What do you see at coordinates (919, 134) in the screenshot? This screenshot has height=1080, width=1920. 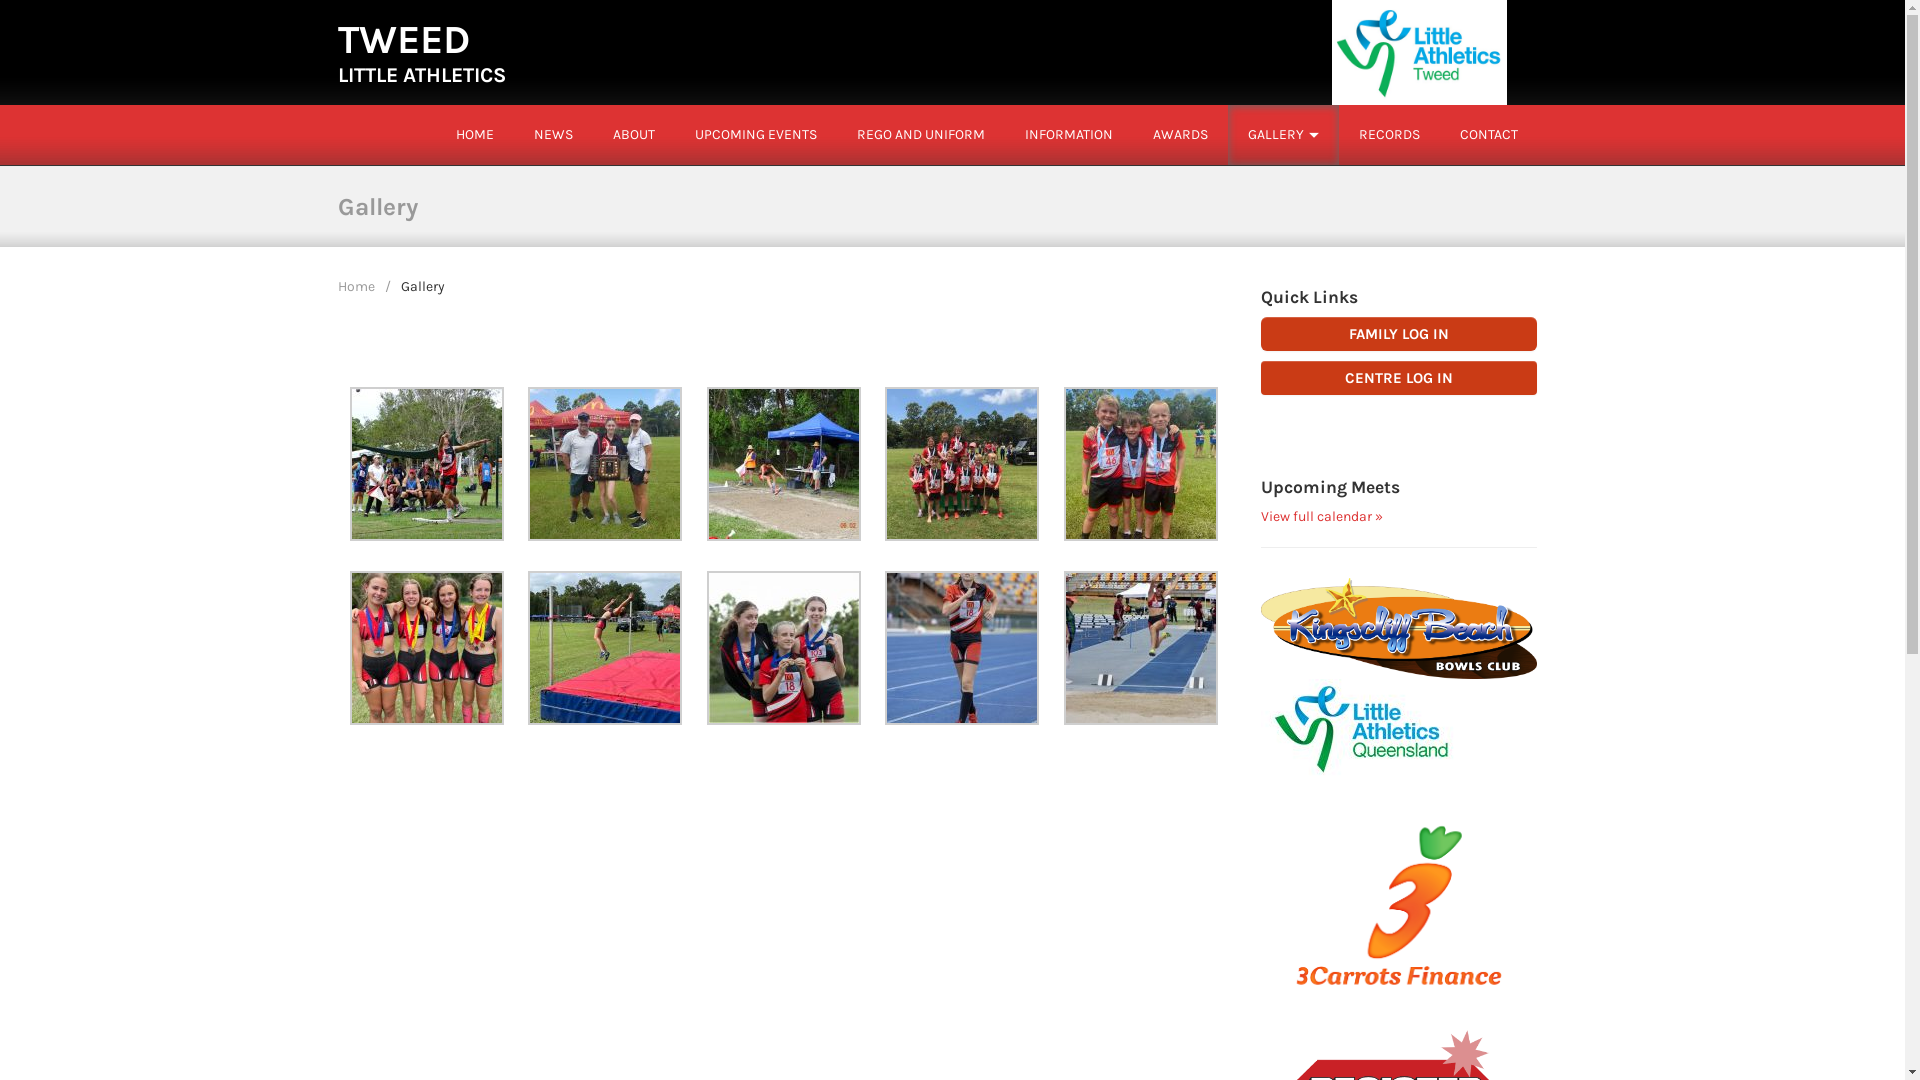 I see `'REGO AND UNIFORM'` at bounding box center [919, 134].